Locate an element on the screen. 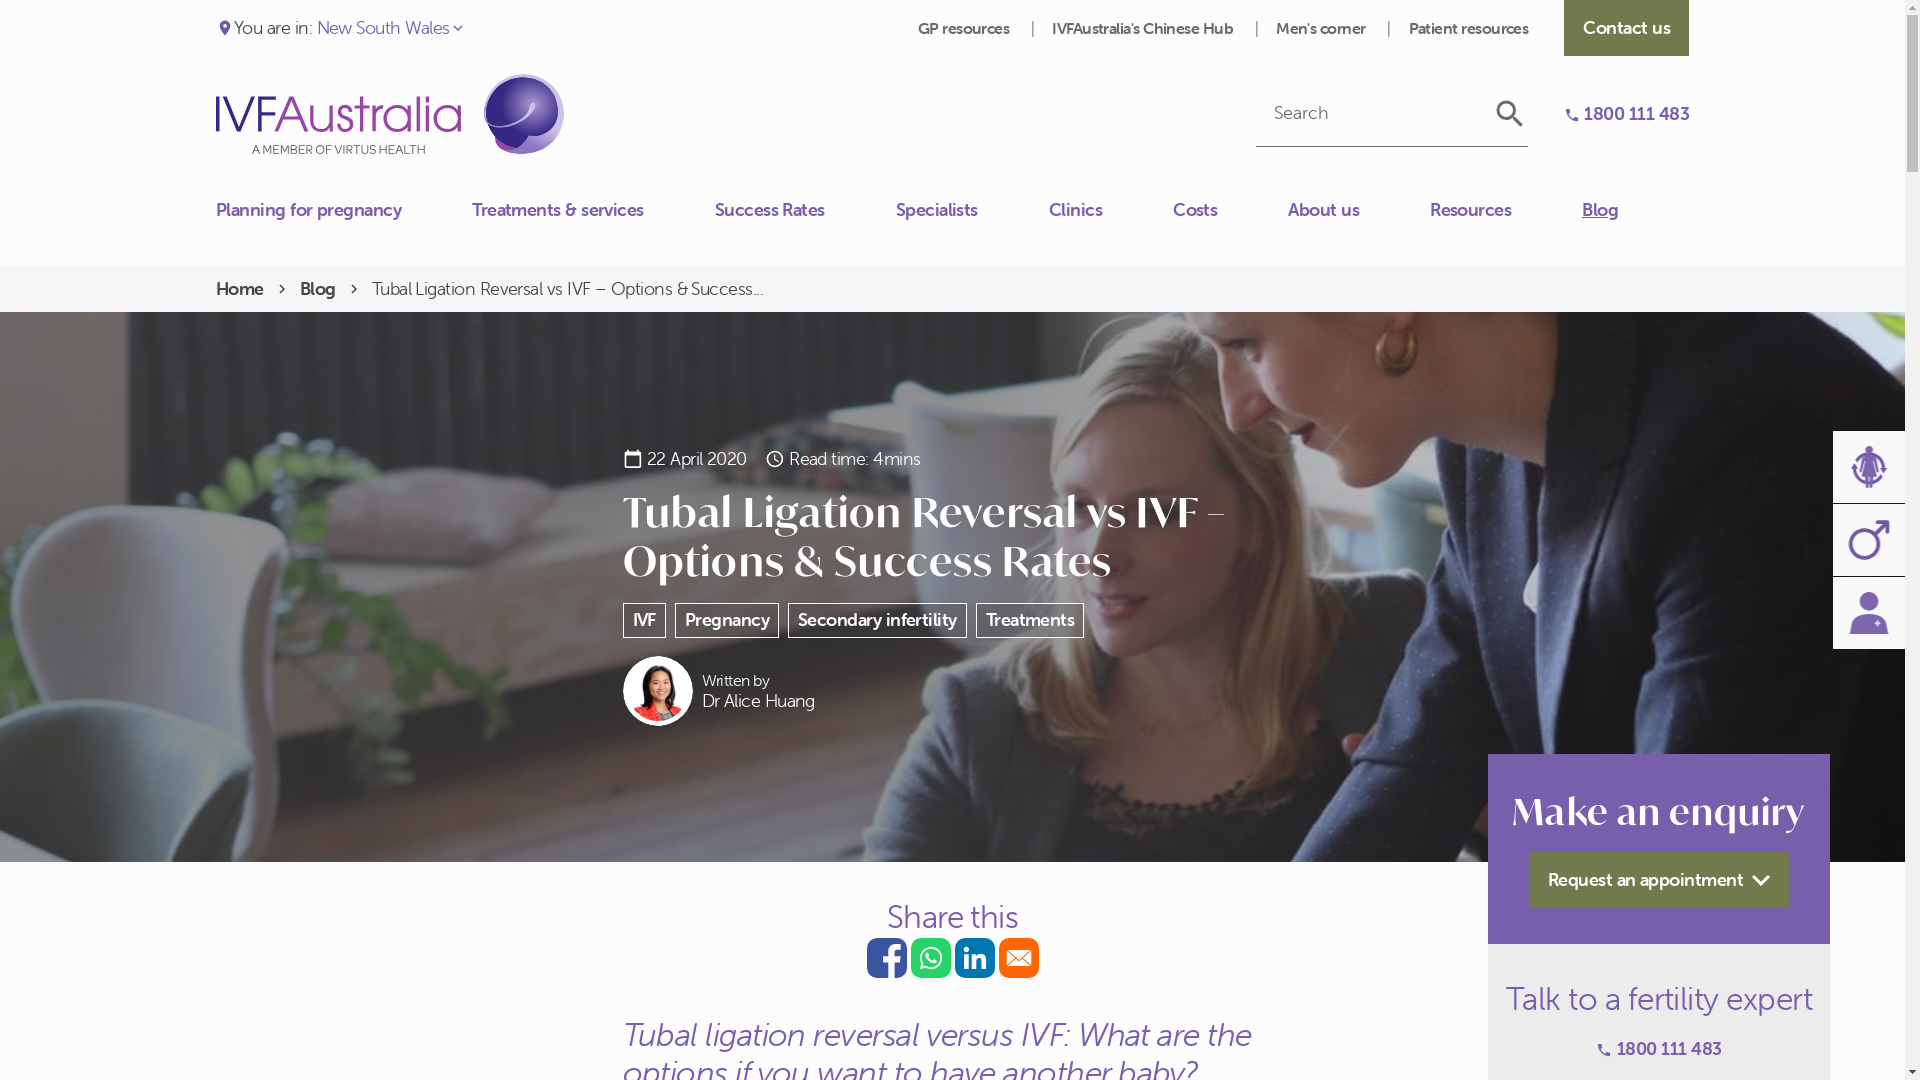 The image size is (1920, 1080). 'IVFAustralia's Chinese Hub' is located at coordinates (1143, 27).